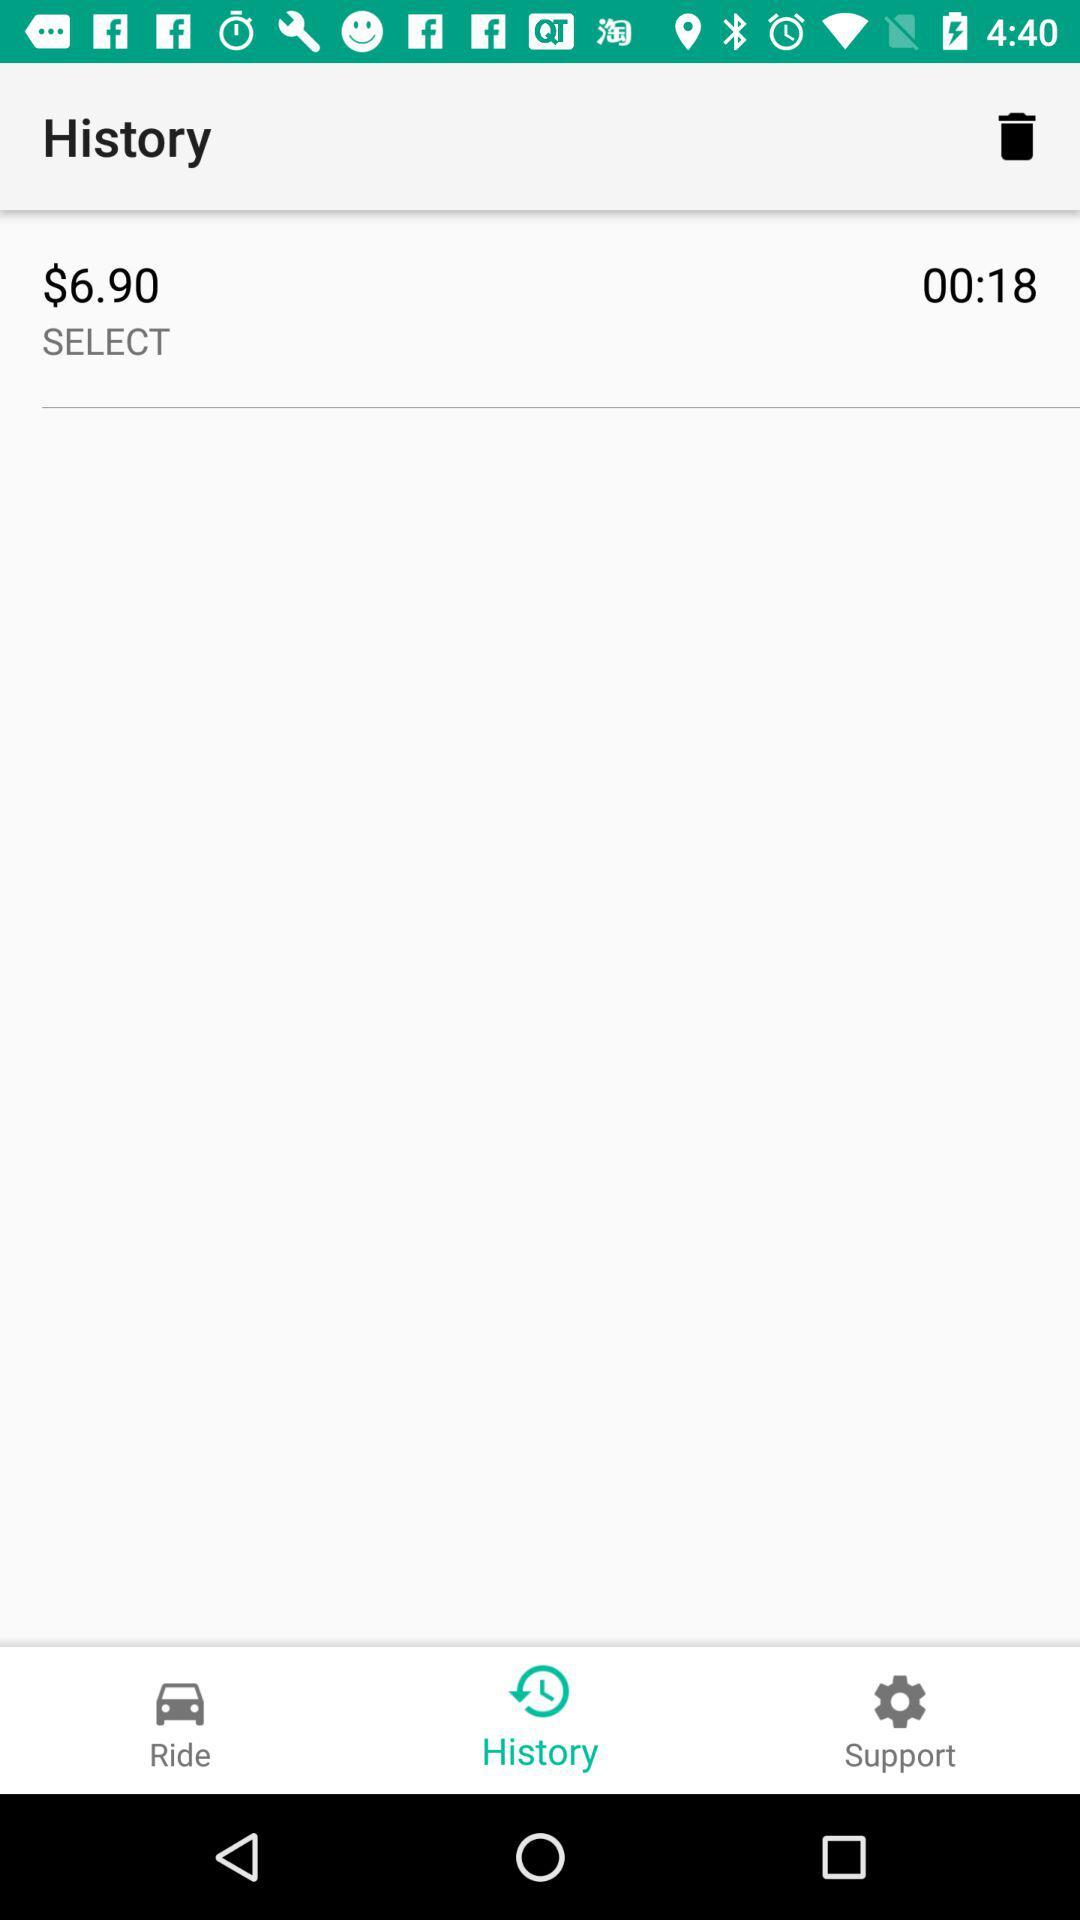  I want to click on icon to the right of history icon, so click(1017, 135).